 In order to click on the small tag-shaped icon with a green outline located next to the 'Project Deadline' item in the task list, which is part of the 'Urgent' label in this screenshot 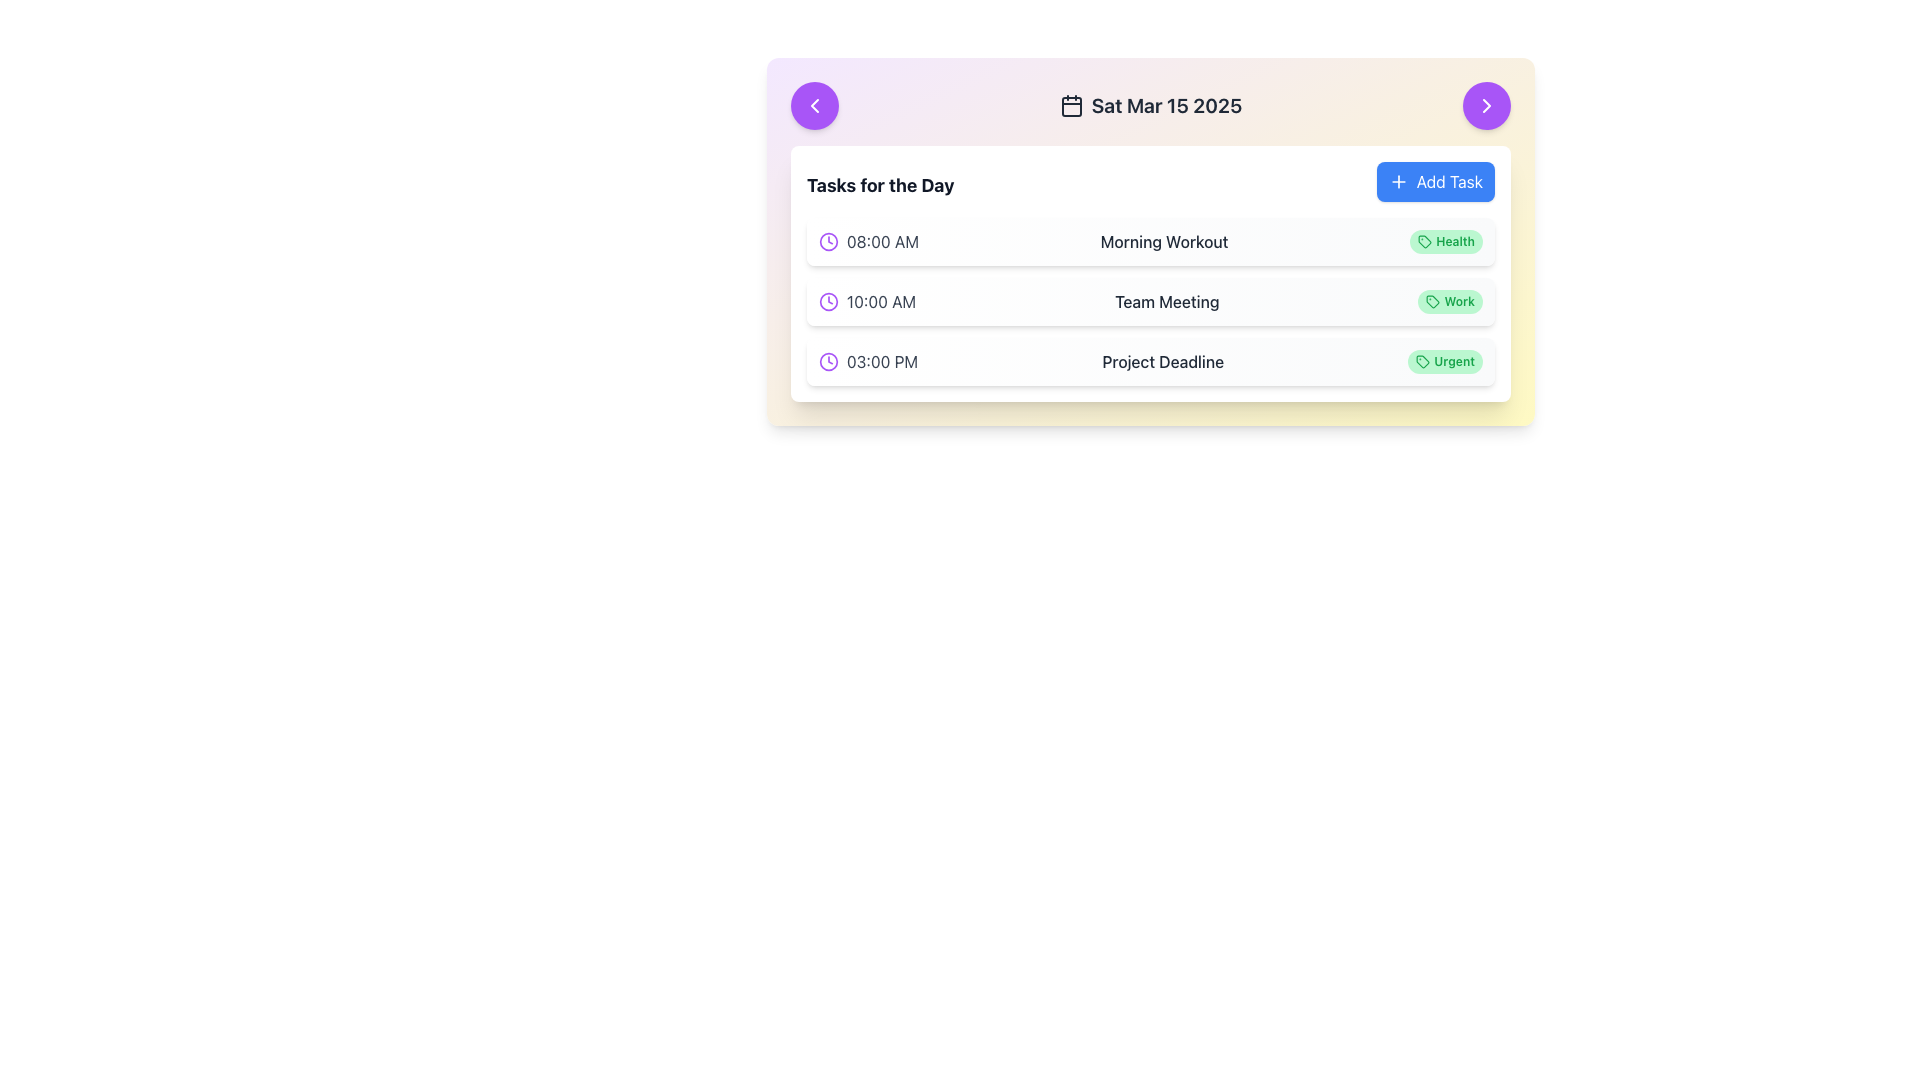, I will do `click(1422, 362)`.